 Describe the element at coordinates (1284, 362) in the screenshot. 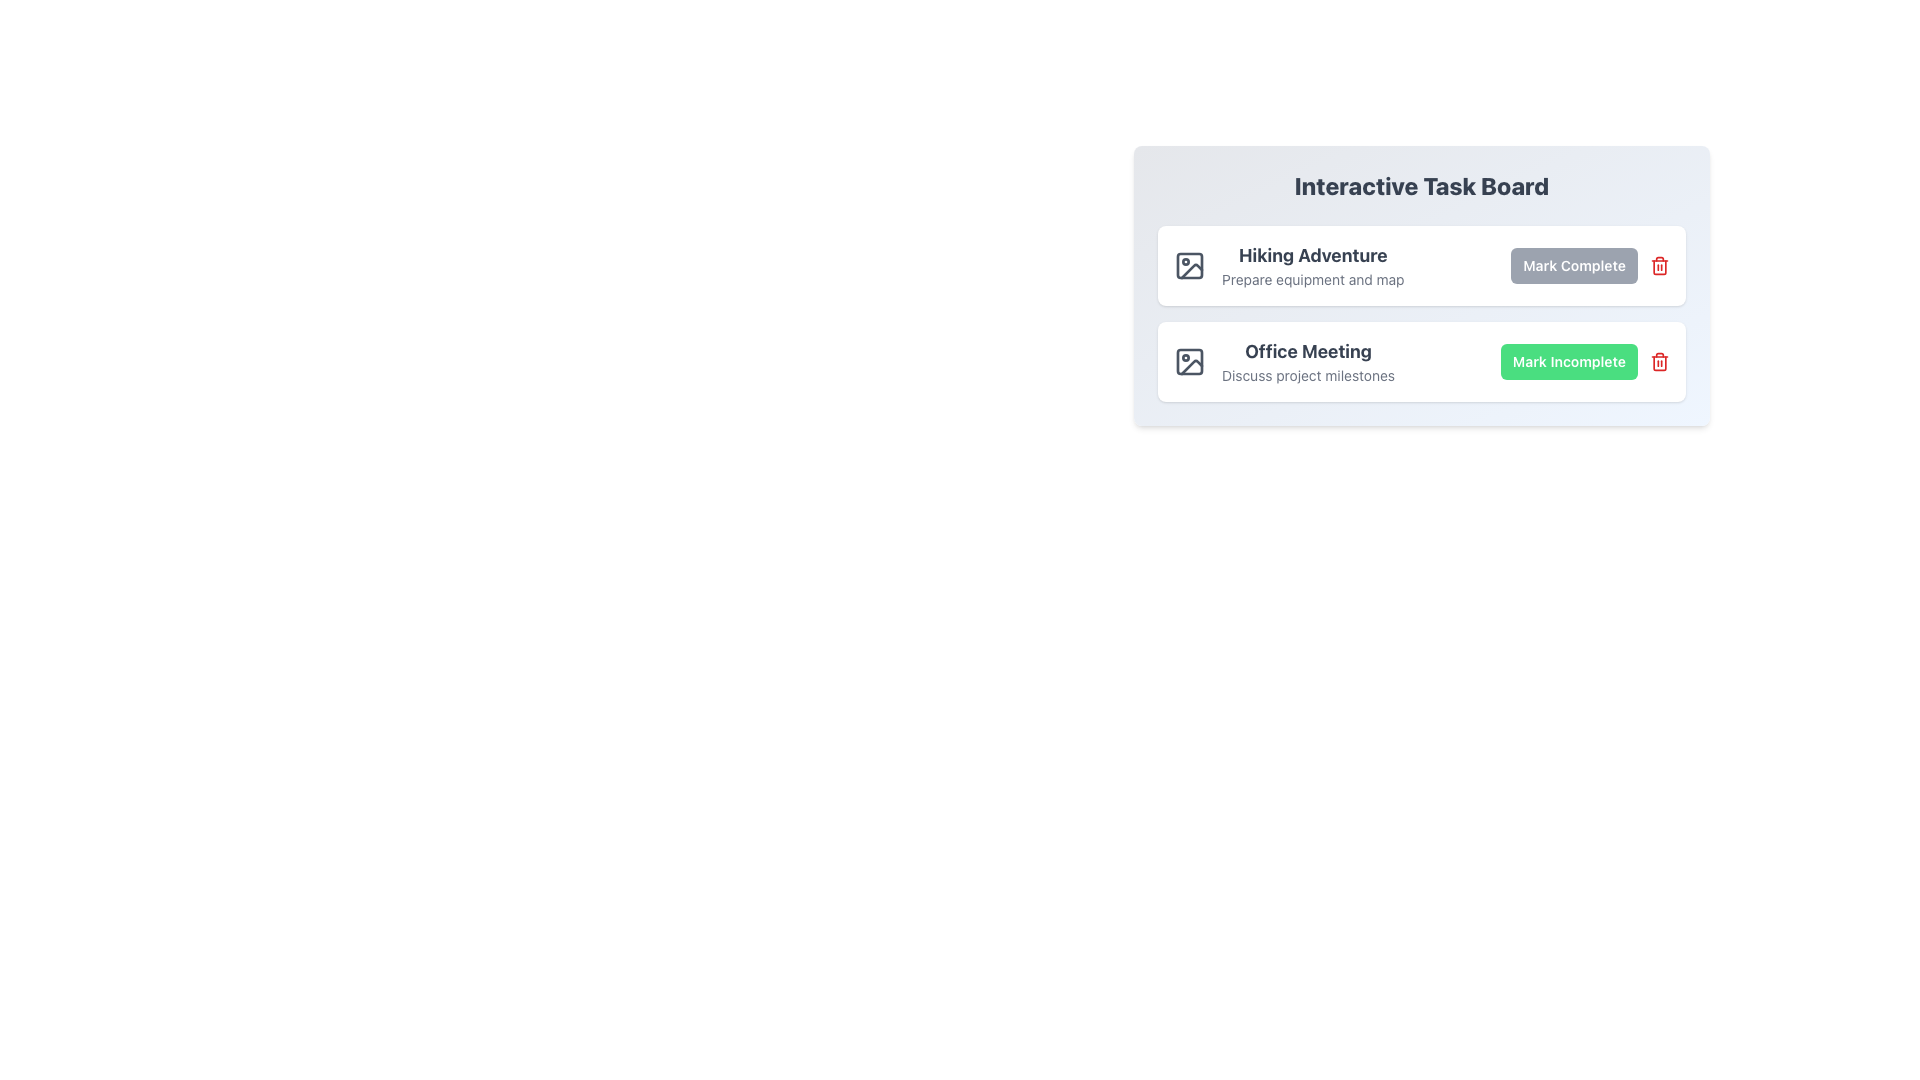

I see `the title and subtitle section labeled 'Office Meeting' with the subtitle 'Discuss project milestones' in the Interactive Task Board, located between the 'Hiking Adventure' item and the next content` at that location.